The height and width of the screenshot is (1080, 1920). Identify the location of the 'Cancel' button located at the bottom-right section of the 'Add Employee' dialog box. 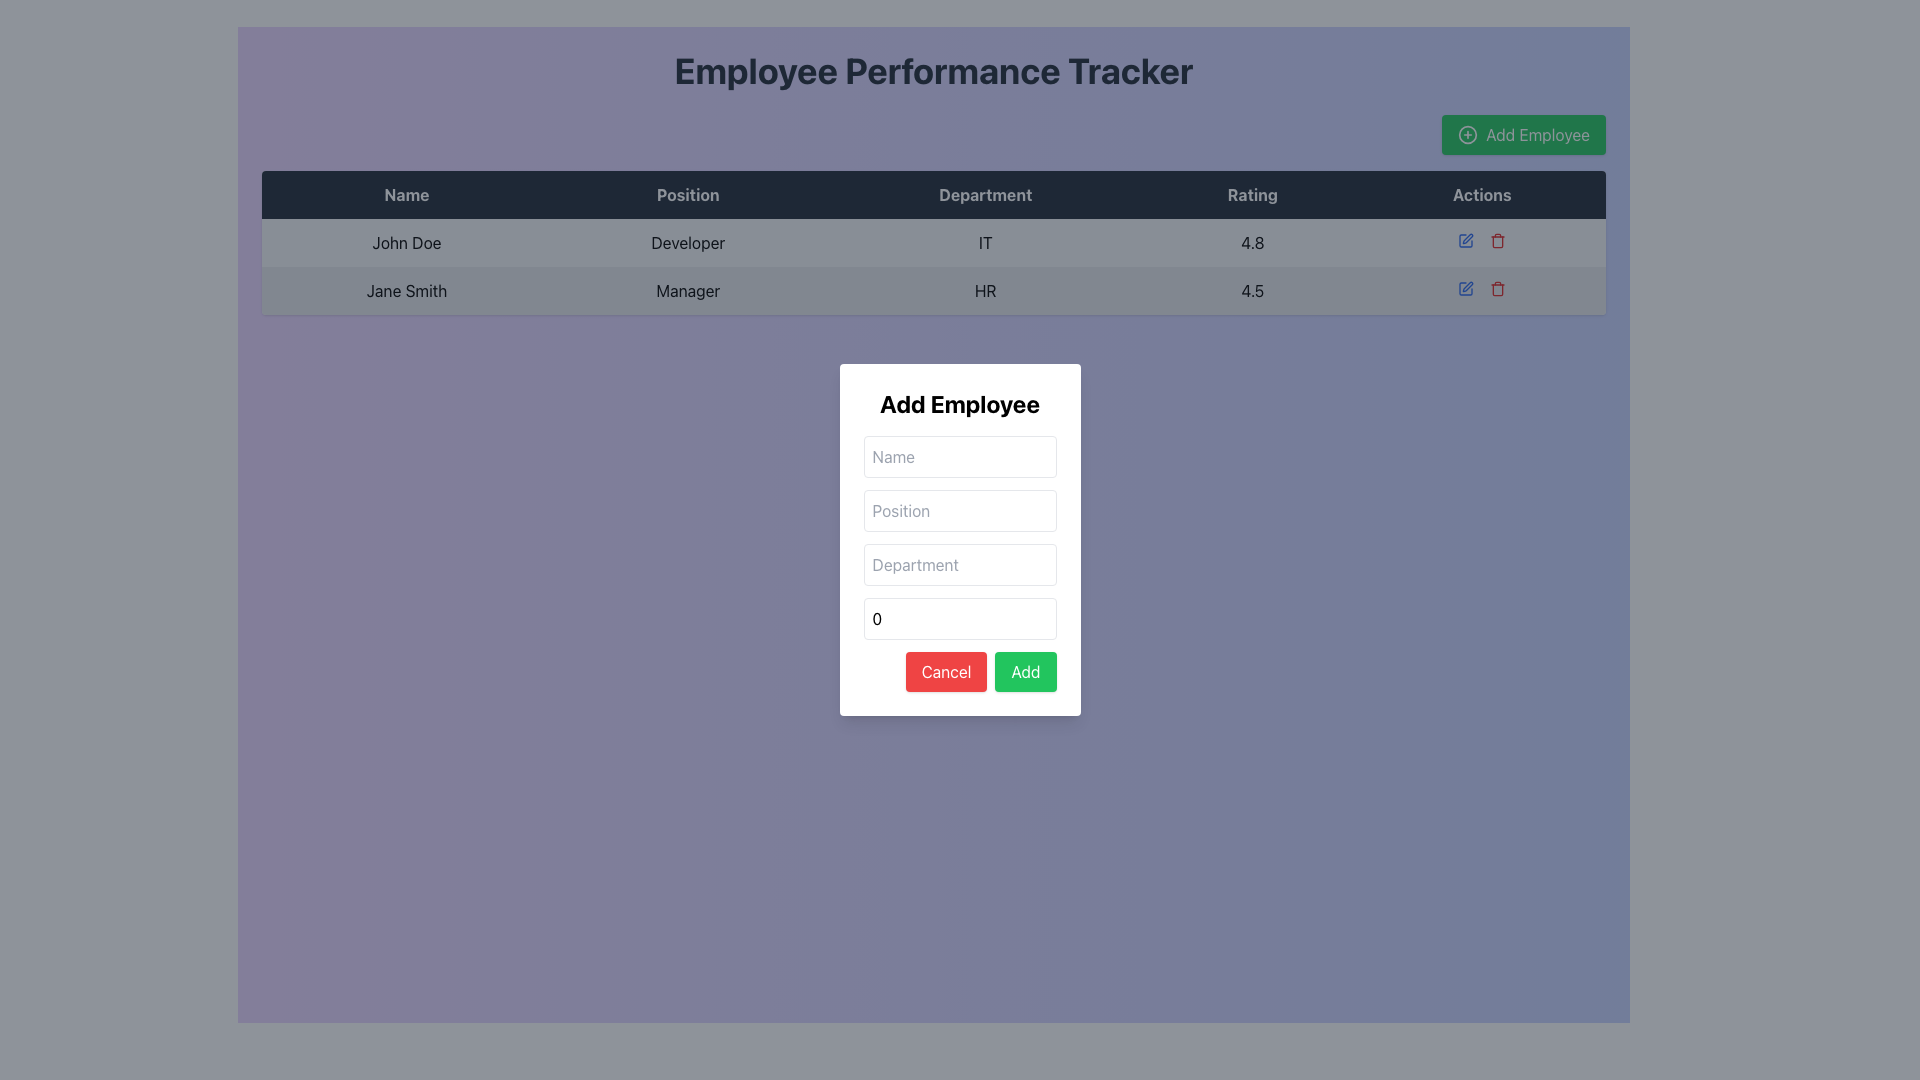
(960, 671).